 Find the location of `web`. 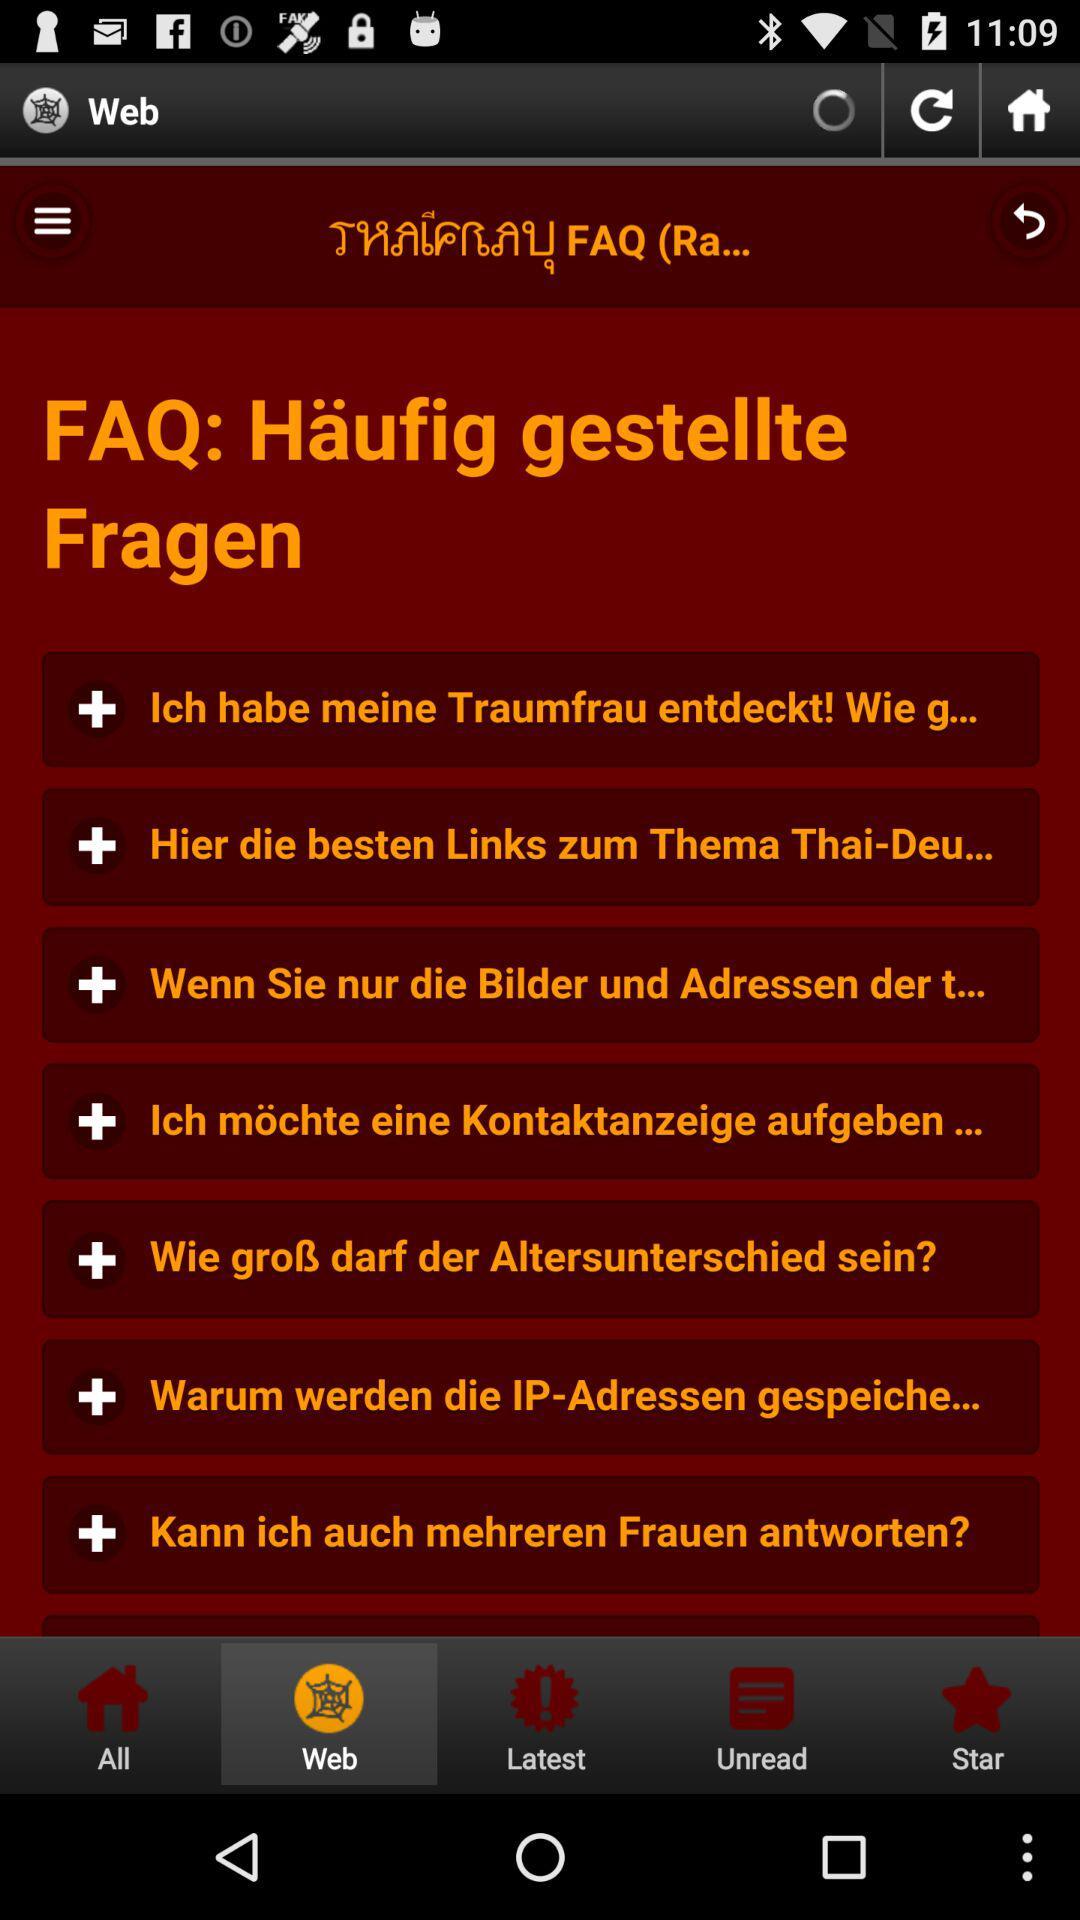

web is located at coordinates (328, 1713).